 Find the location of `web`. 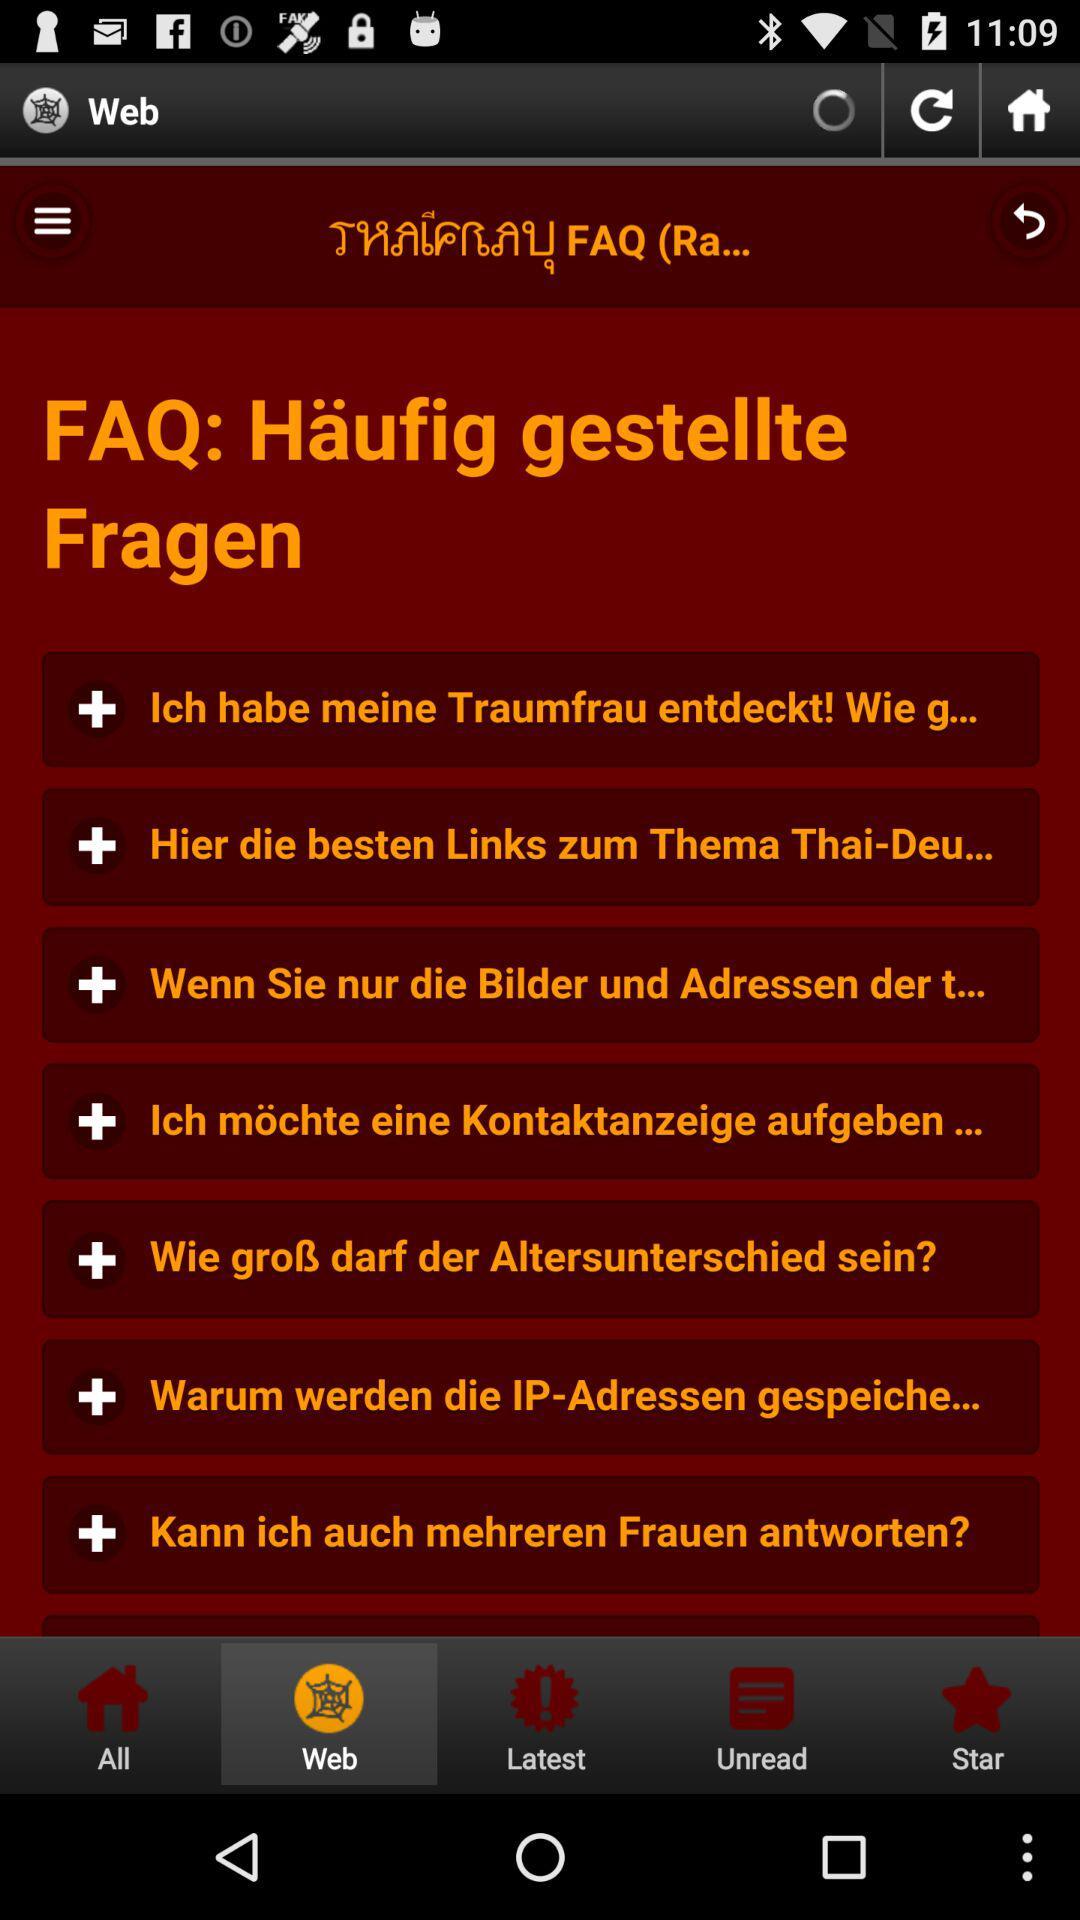

web is located at coordinates (328, 1713).